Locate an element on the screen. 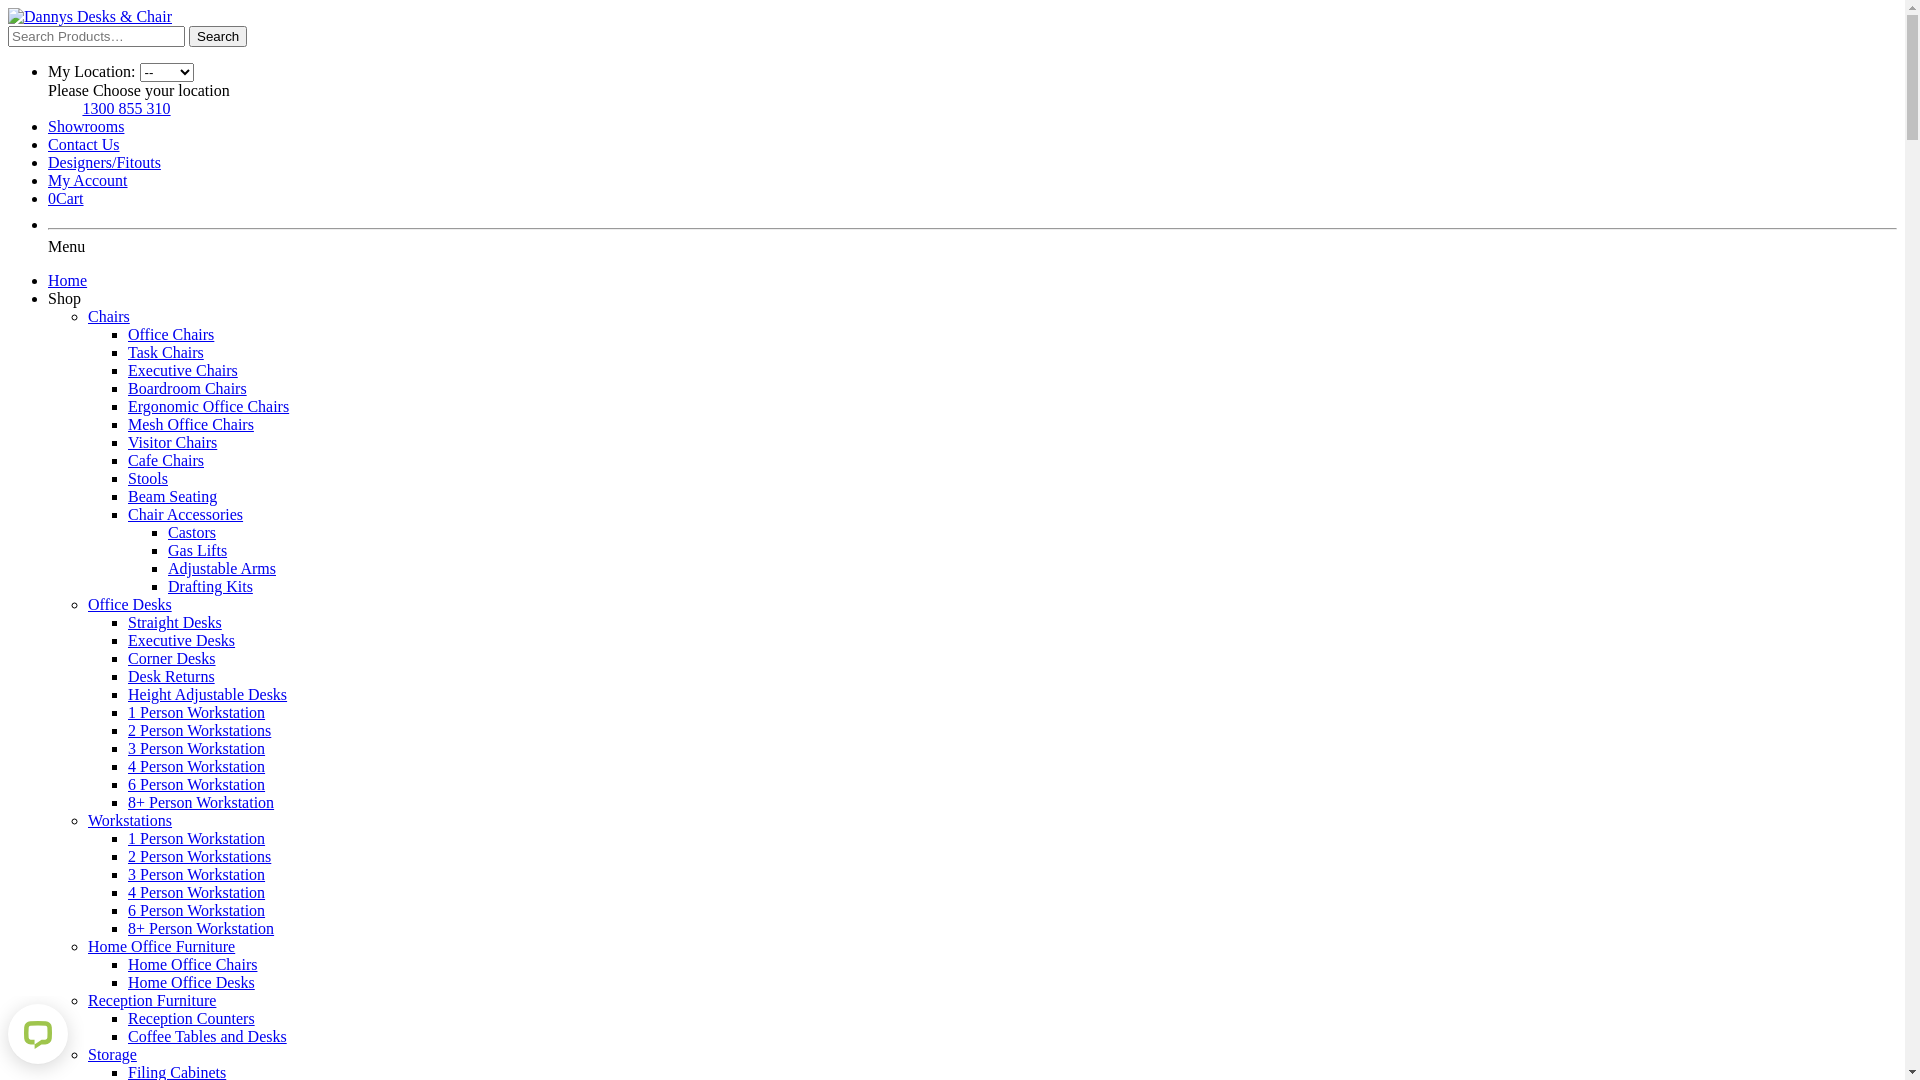 Image resolution: width=1920 pixels, height=1080 pixels. 'Home' is located at coordinates (67, 280).